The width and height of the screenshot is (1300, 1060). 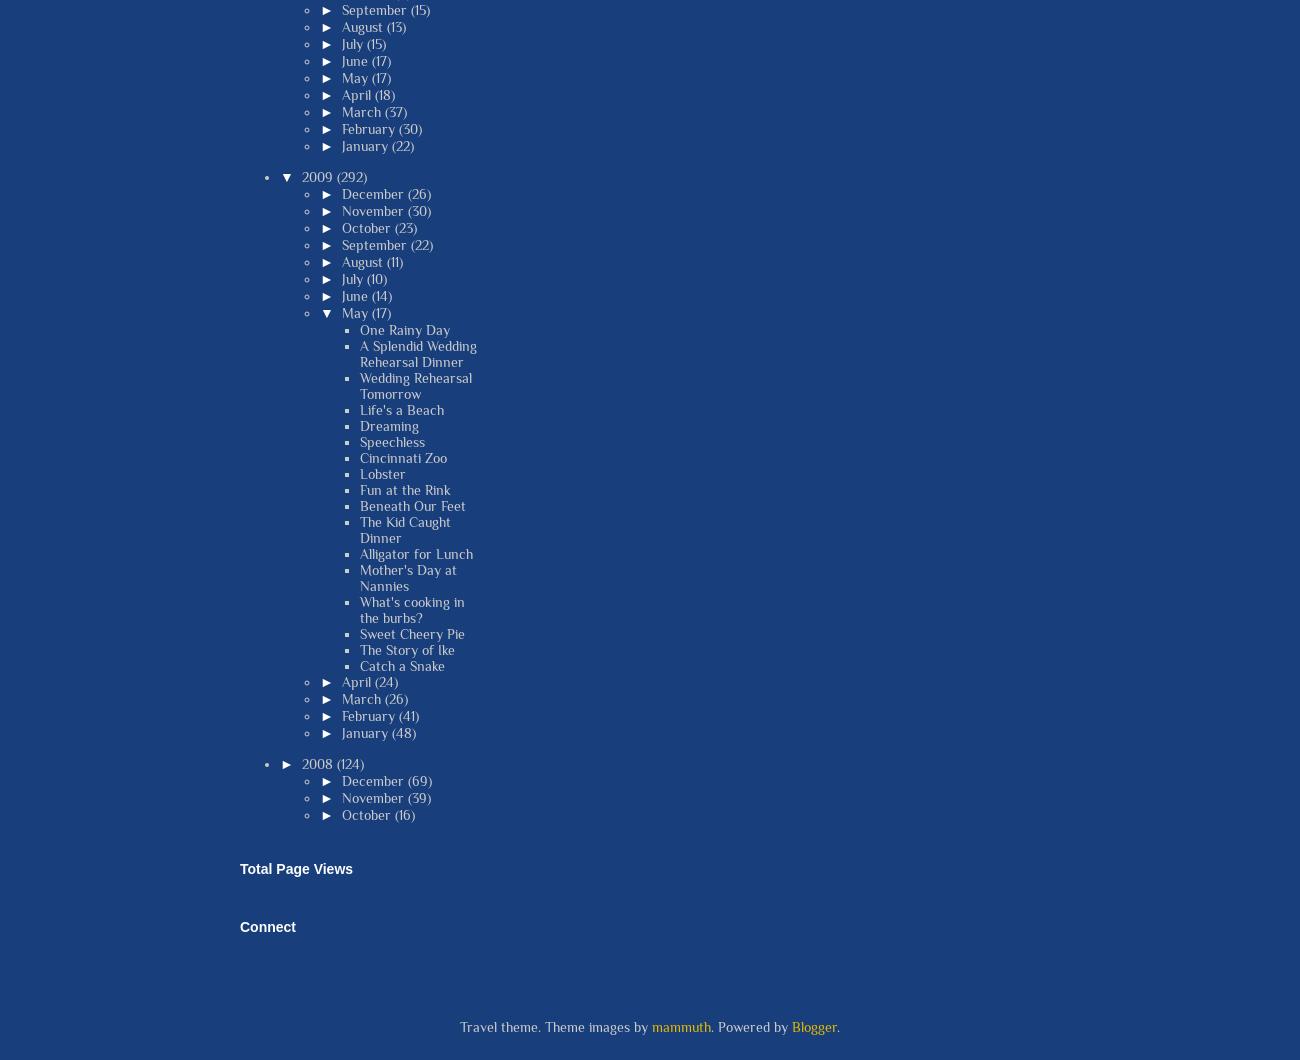 I want to click on '(69)', so click(x=418, y=778).